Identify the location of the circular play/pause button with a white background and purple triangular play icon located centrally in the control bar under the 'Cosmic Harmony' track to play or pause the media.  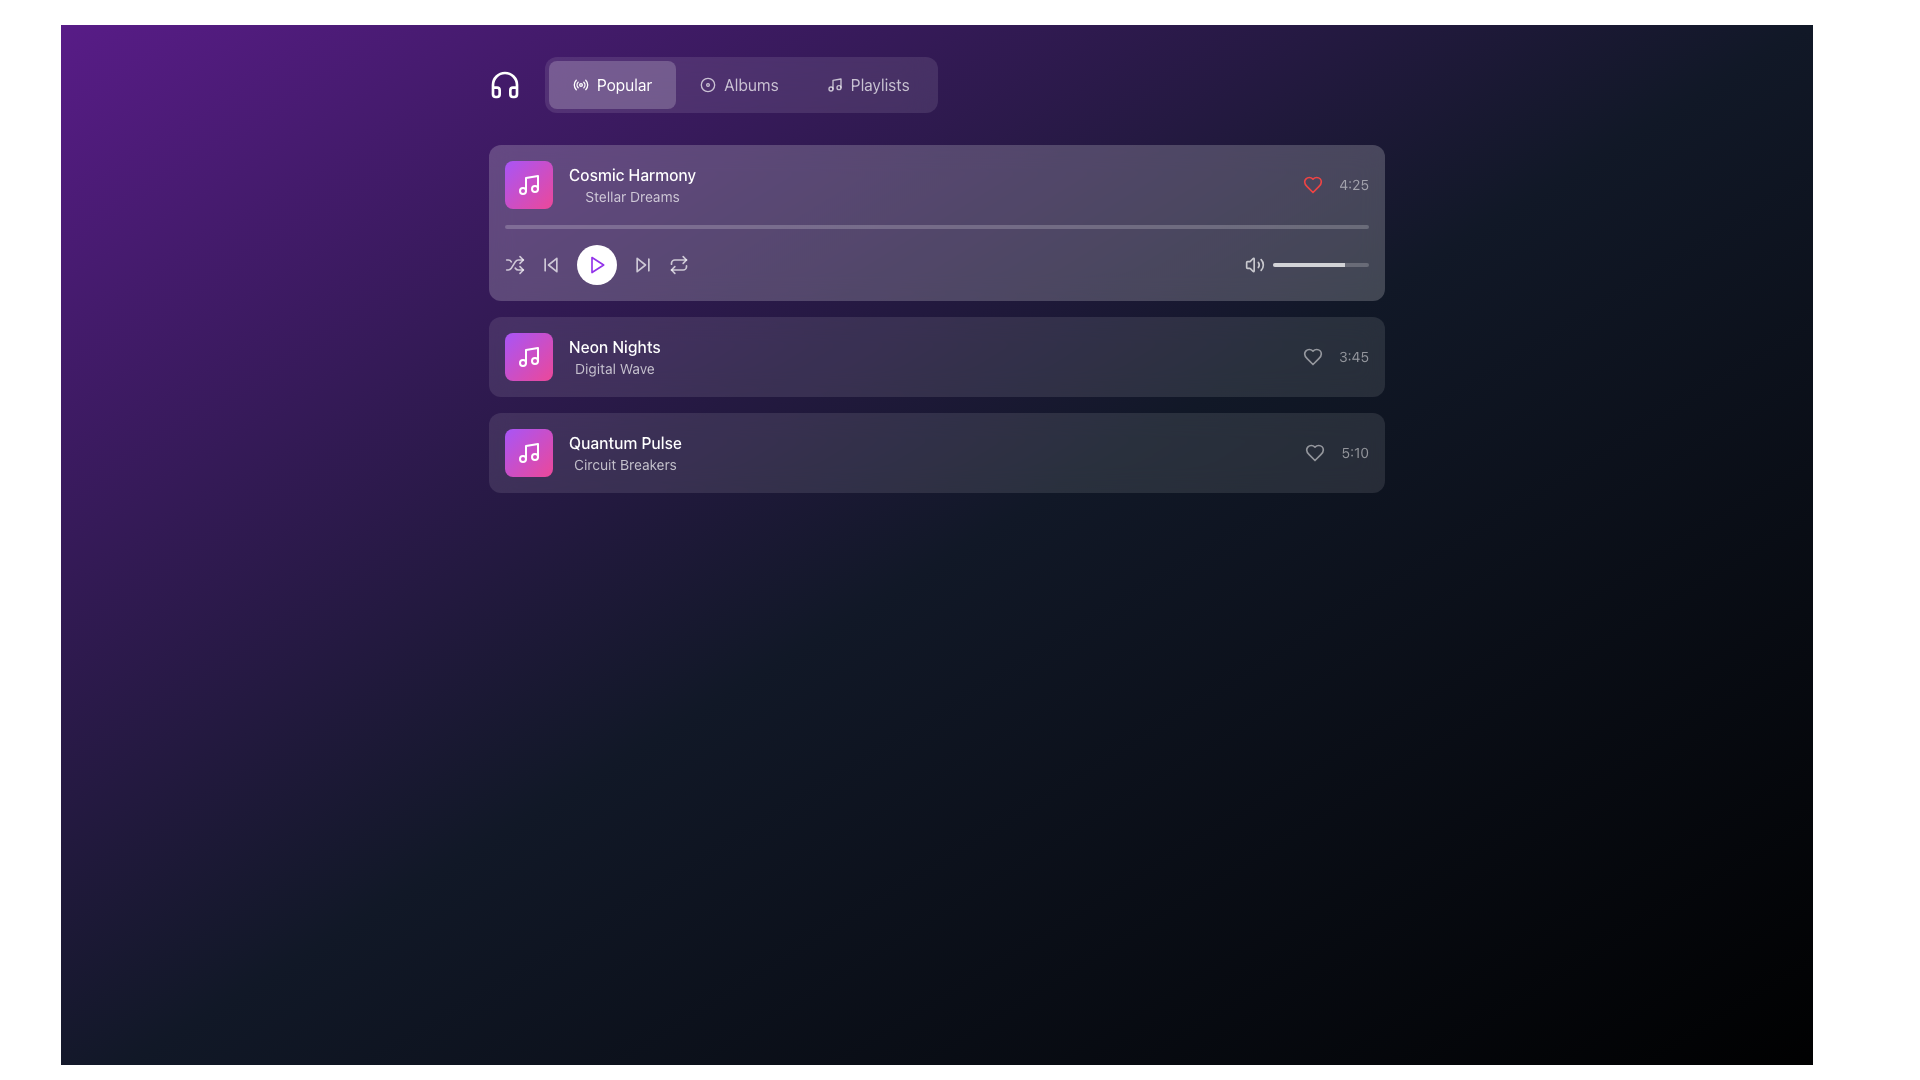
(595, 264).